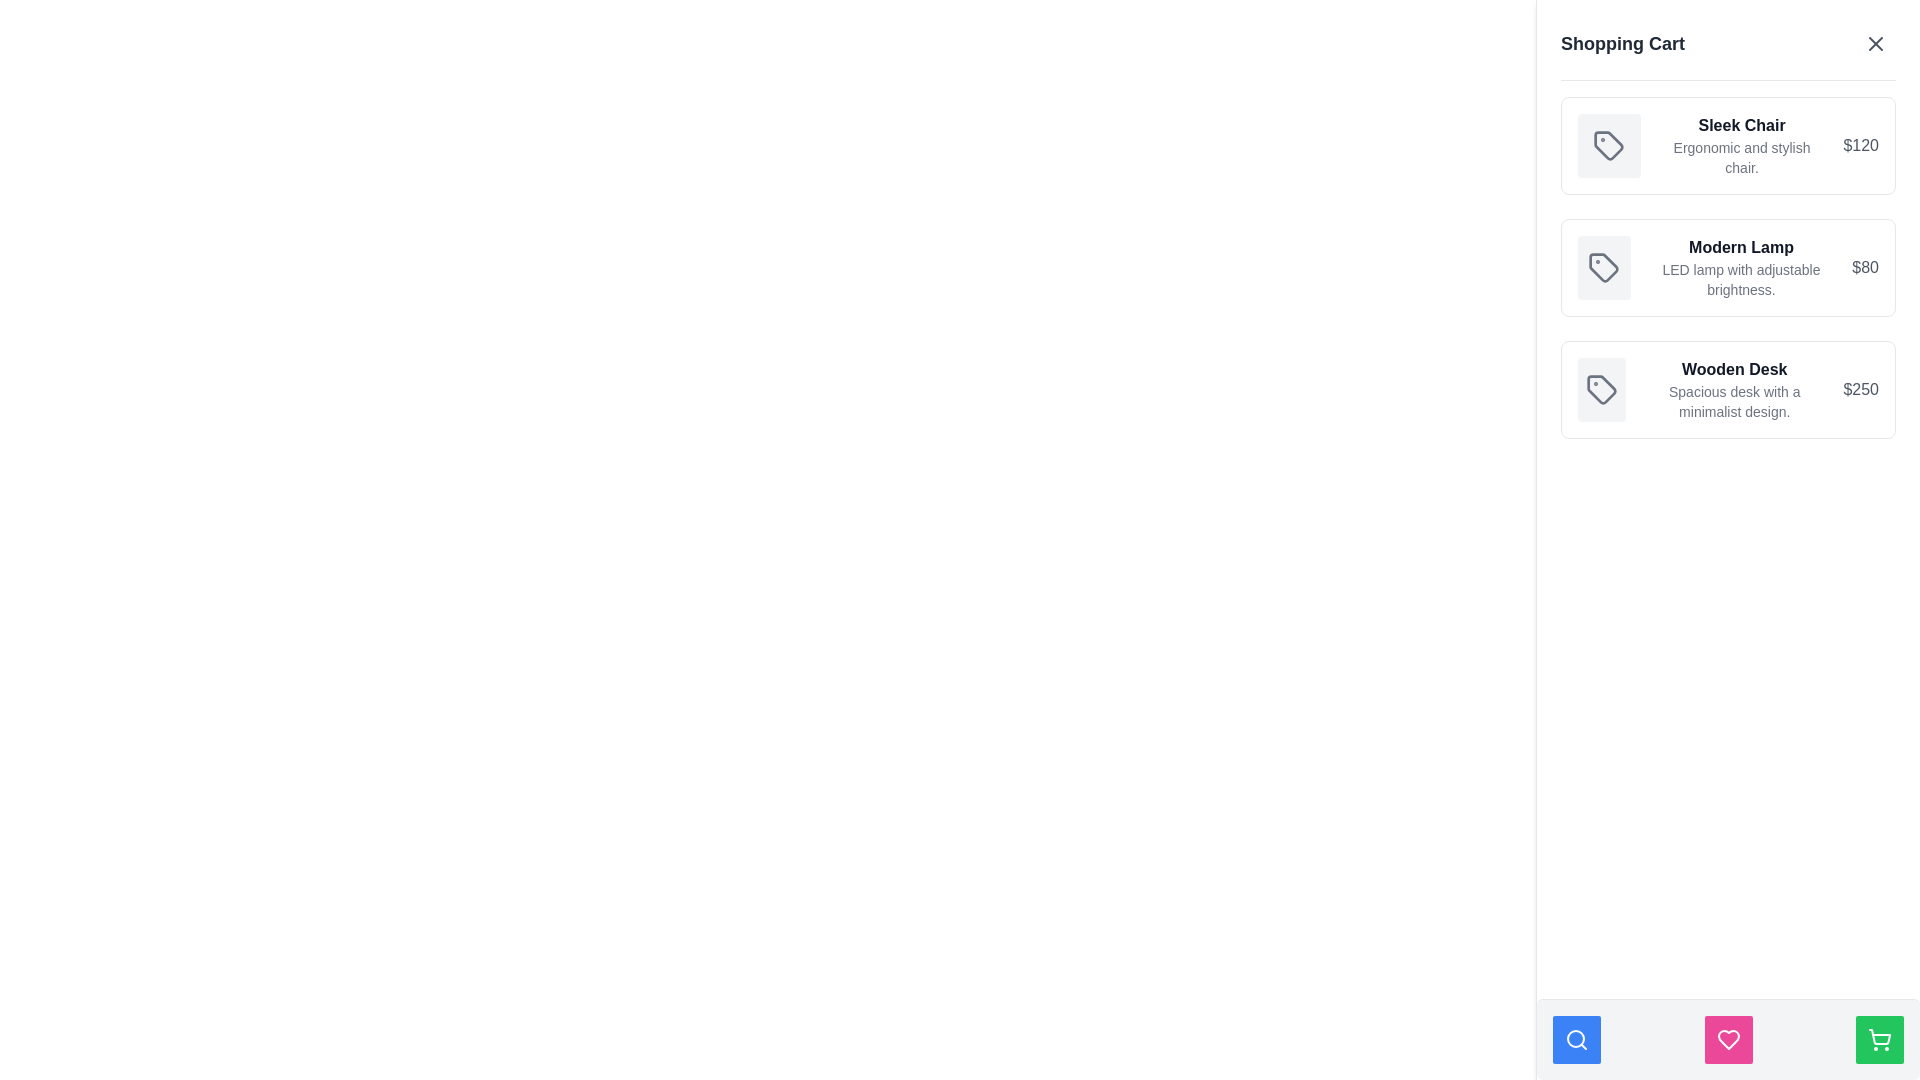  I want to click on the text label reading 'LED lamp with adjustable brightness' styled in light gray, located below the title 'Modern Lamp' in the shopping cart sidebar, so click(1740, 280).